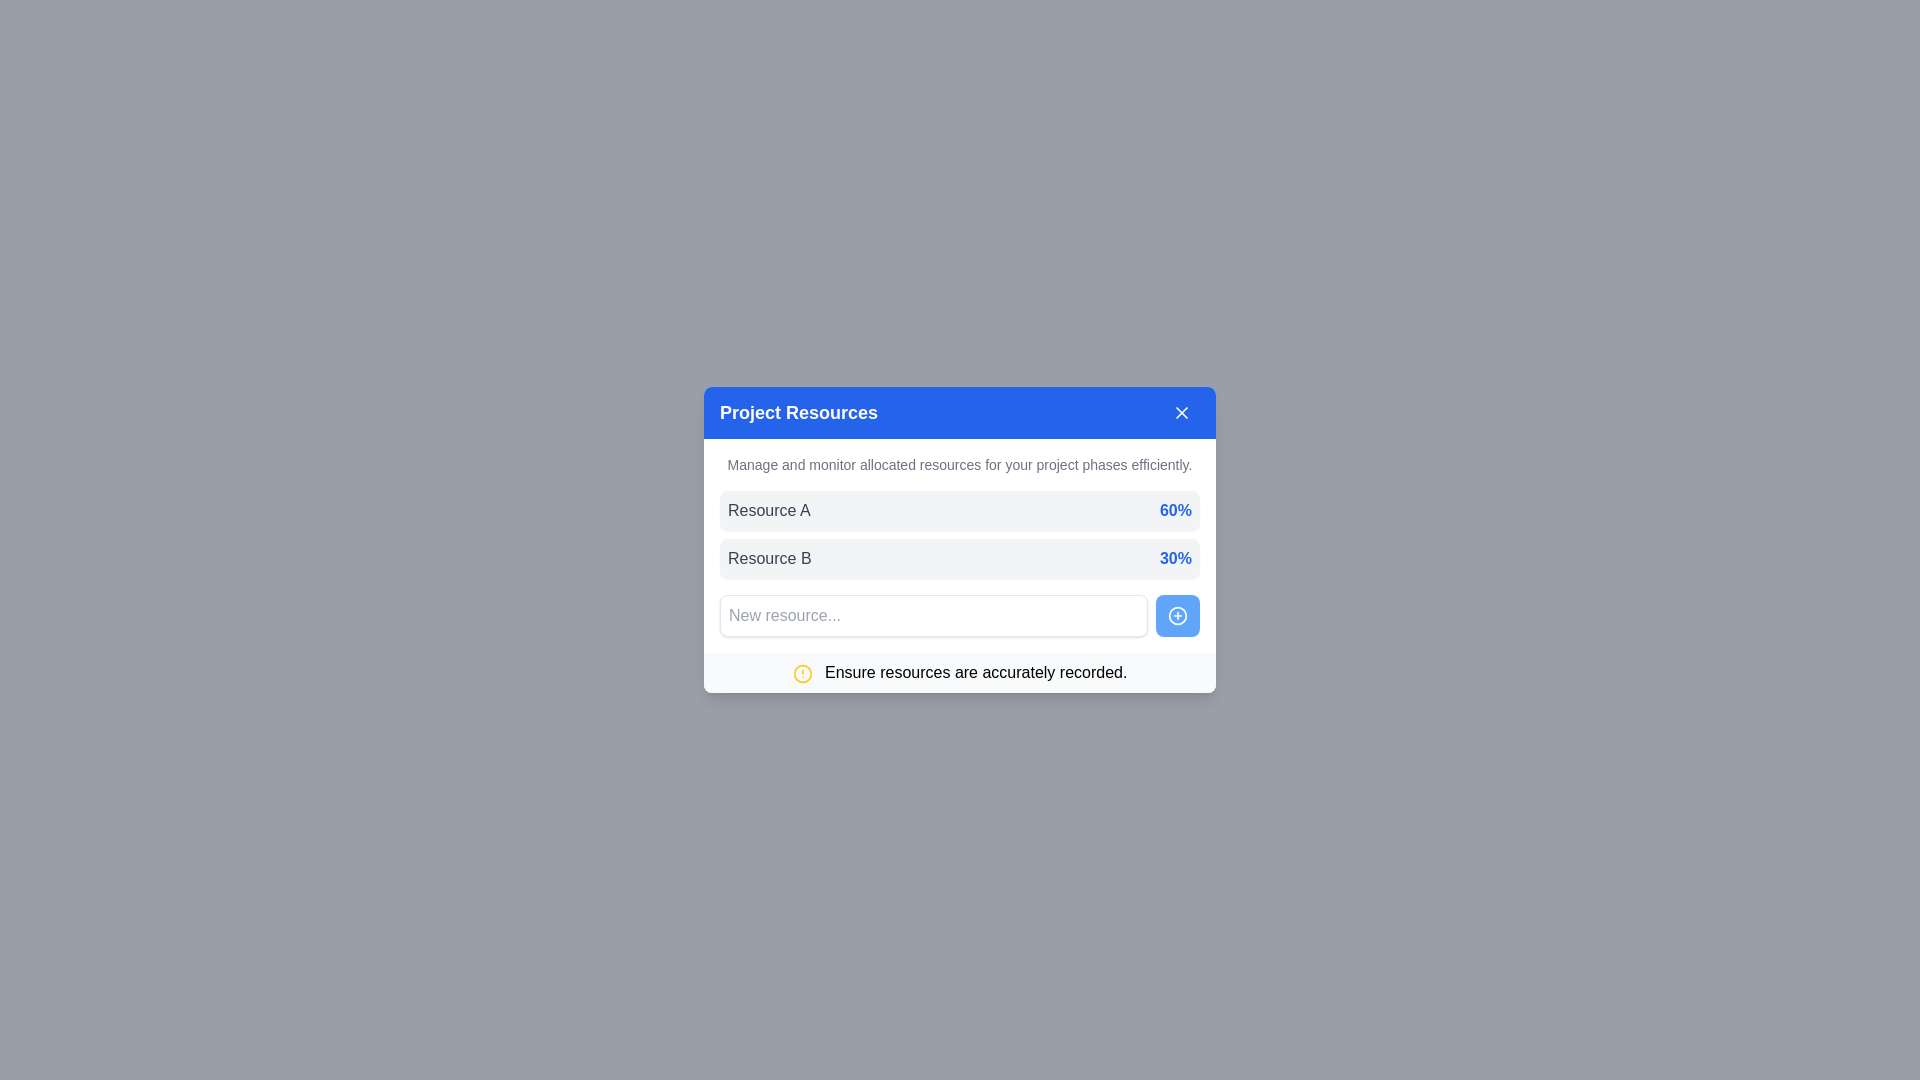 The width and height of the screenshot is (1920, 1080). Describe the element at coordinates (1181, 411) in the screenshot. I see `the close button located at the top-right corner of the 'Project Resources' section to change its background color` at that location.